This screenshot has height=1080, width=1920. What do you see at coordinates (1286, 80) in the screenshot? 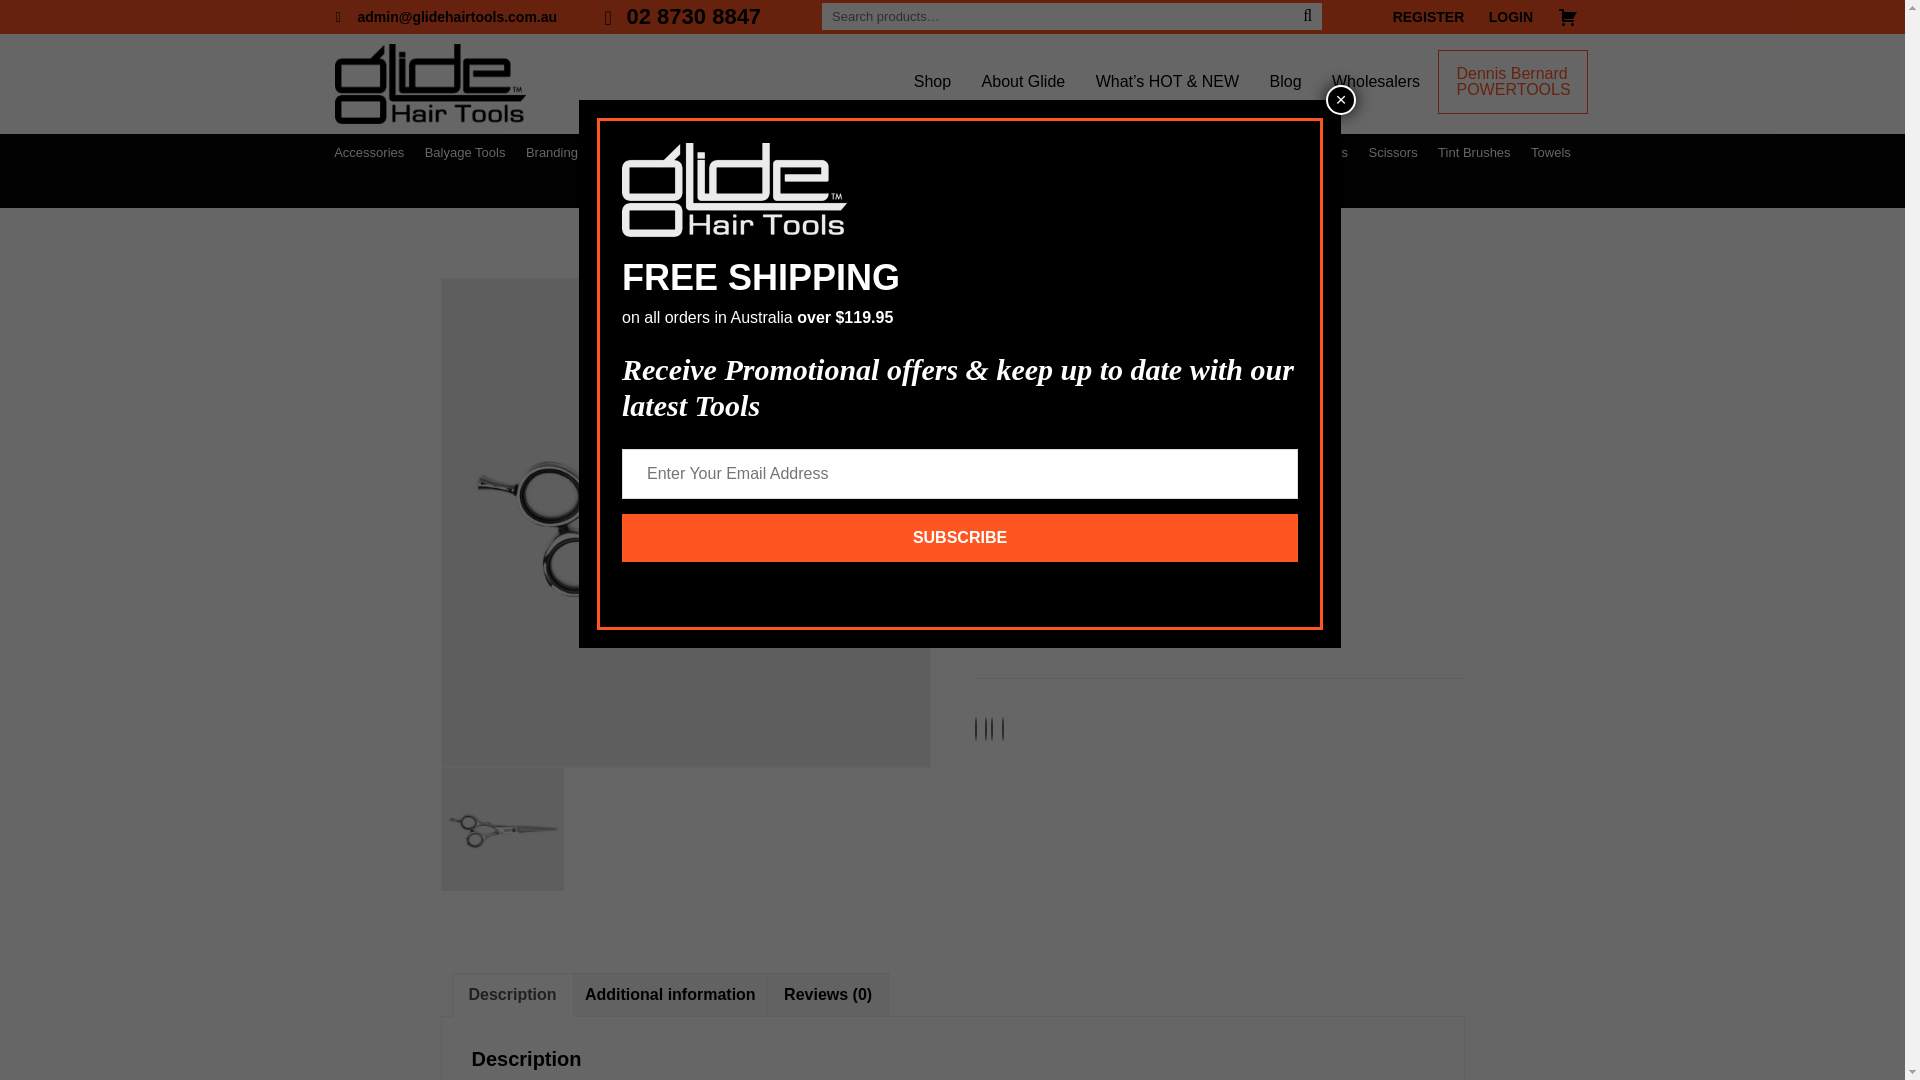
I see `'Blog'` at bounding box center [1286, 80].